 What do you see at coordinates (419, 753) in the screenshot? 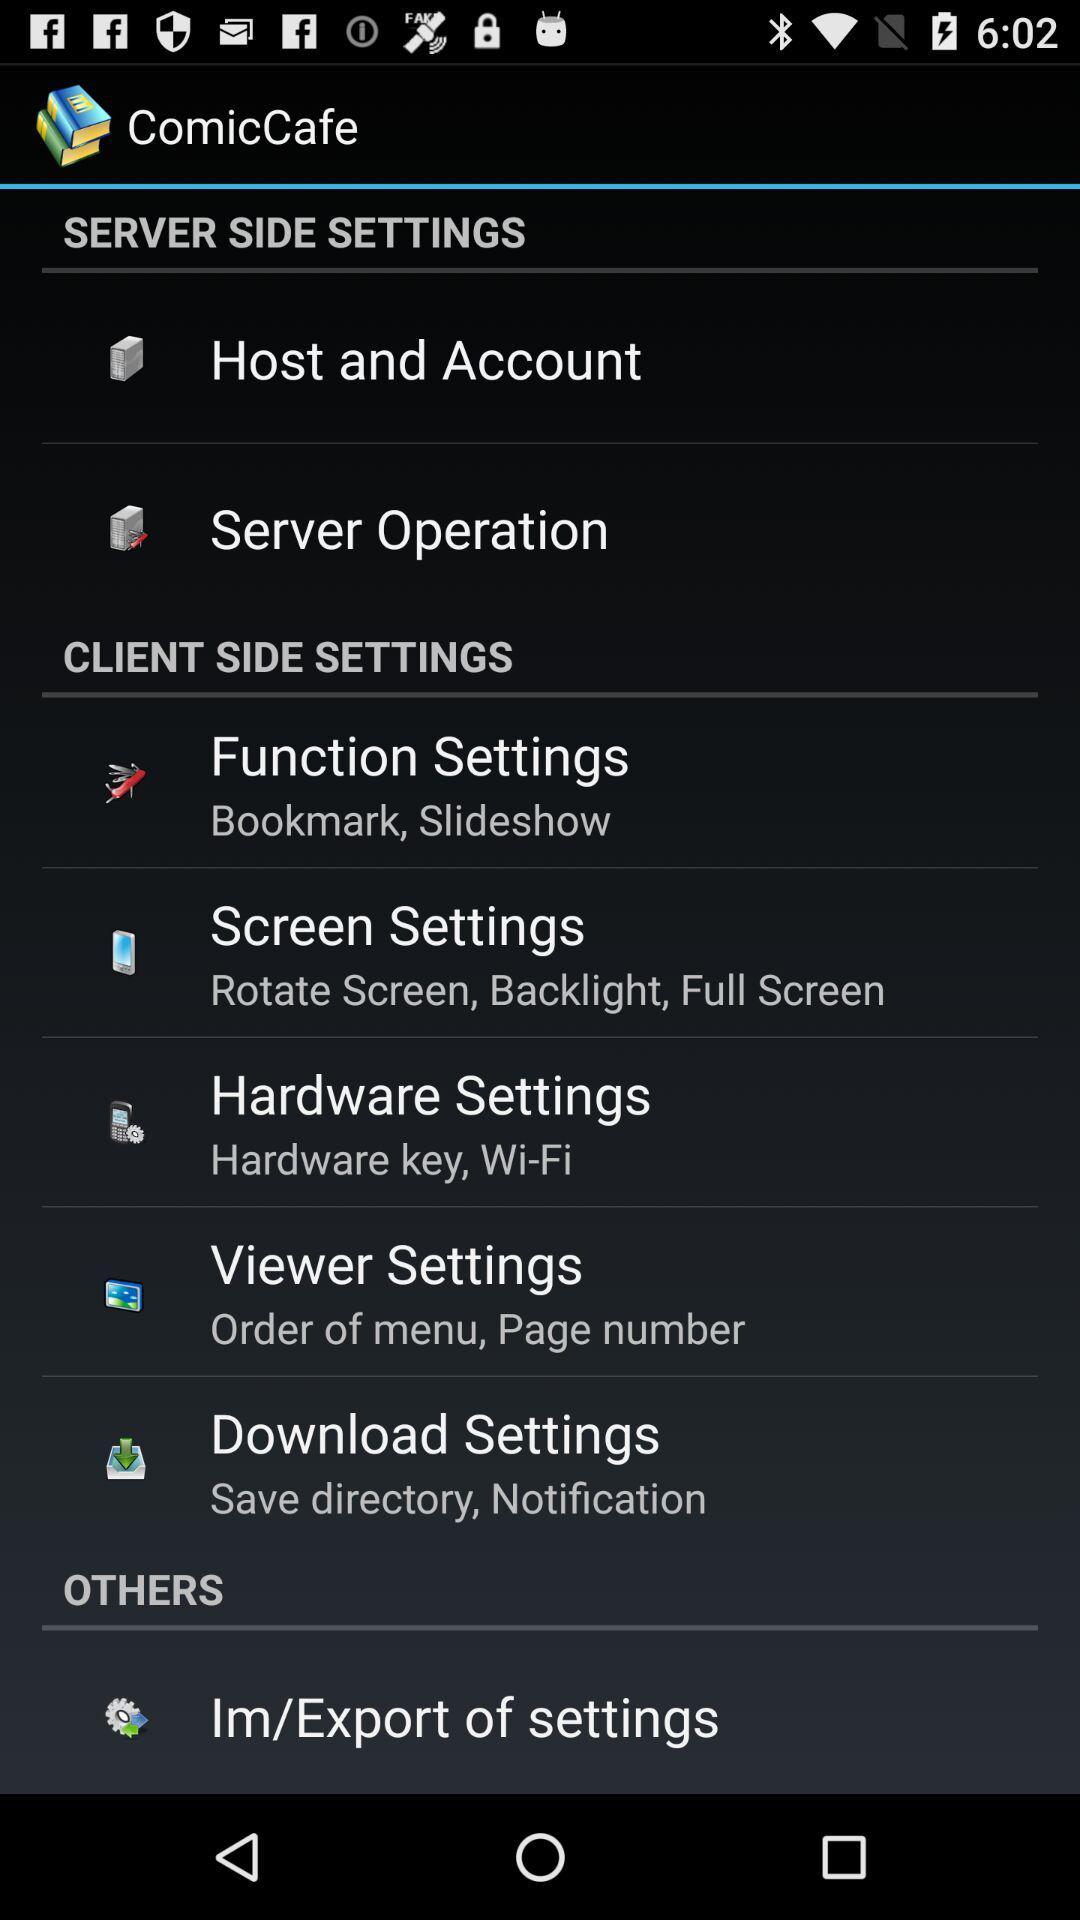
I see `the item above bookmark, slideshow icon` at bounding box center [419, 753].